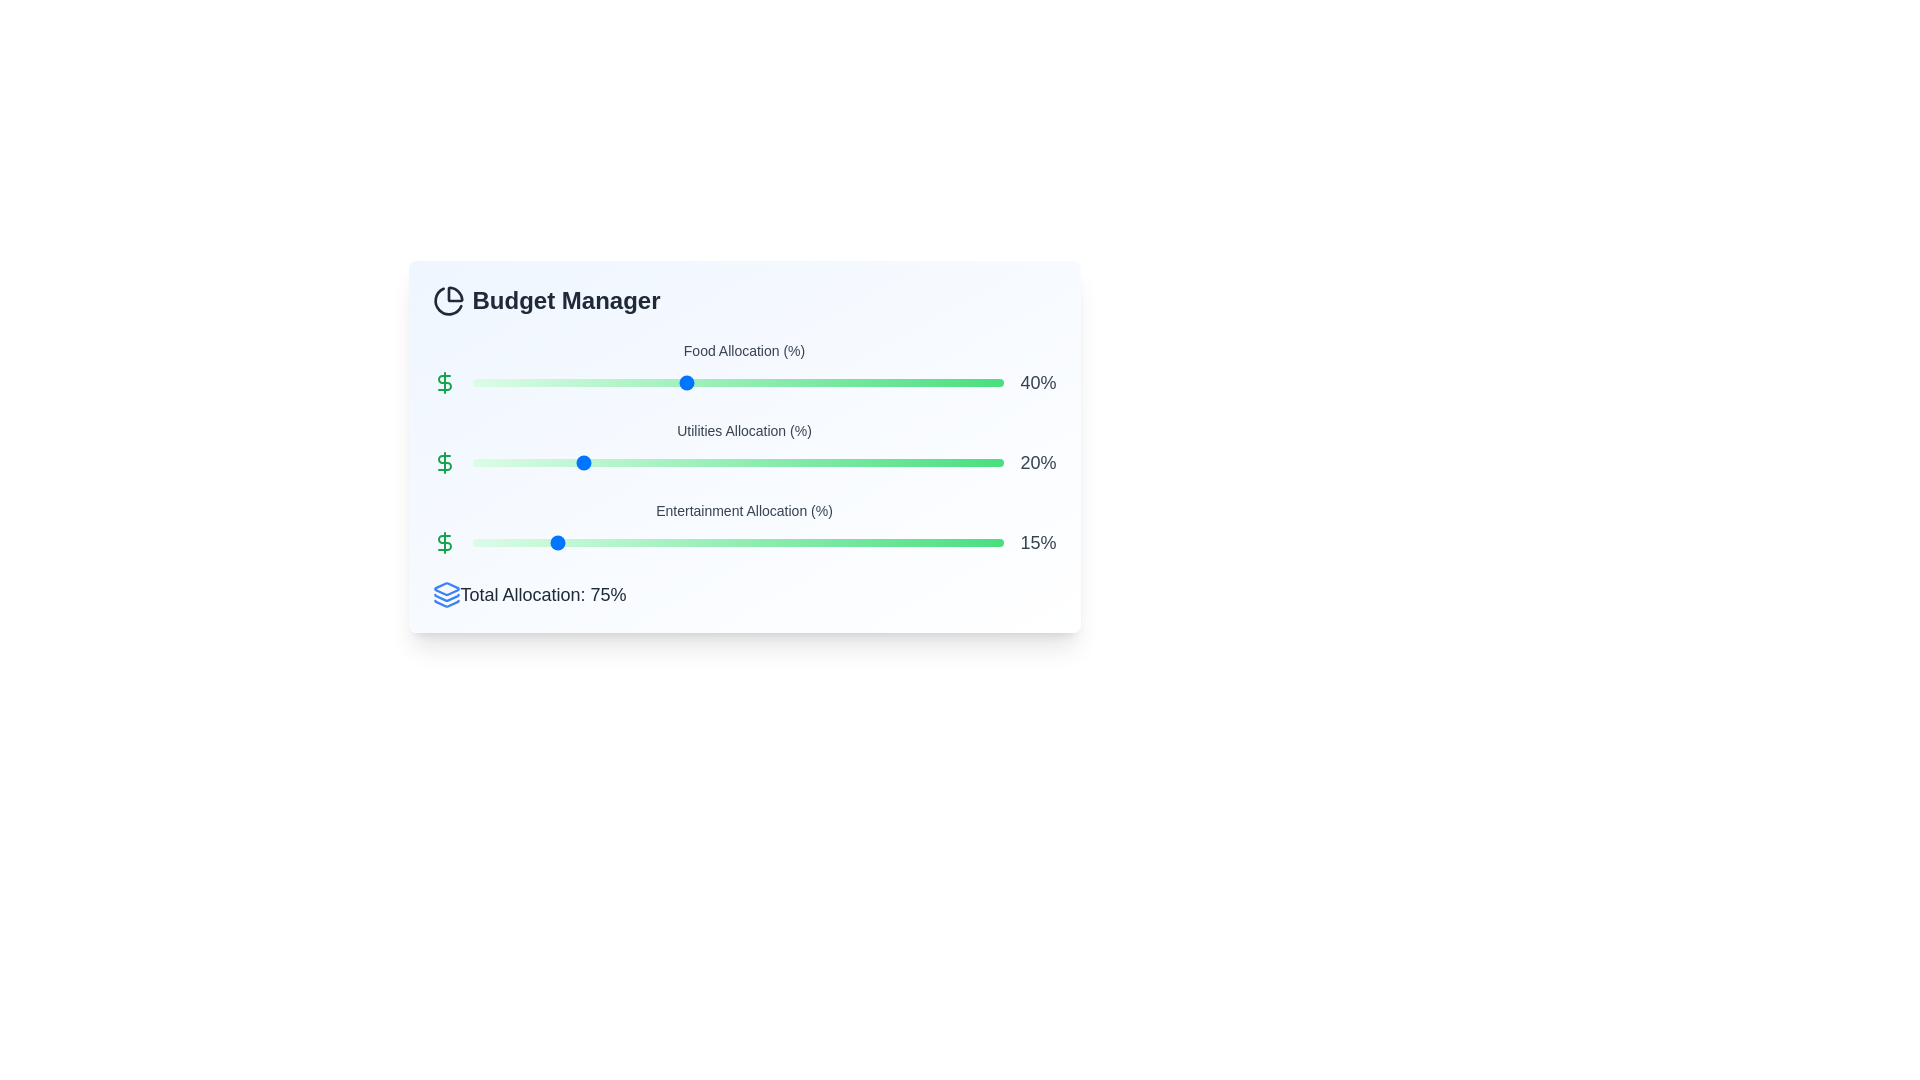  I want to click on the Entertainment Allocation slider to 15%, so click(552, 543).